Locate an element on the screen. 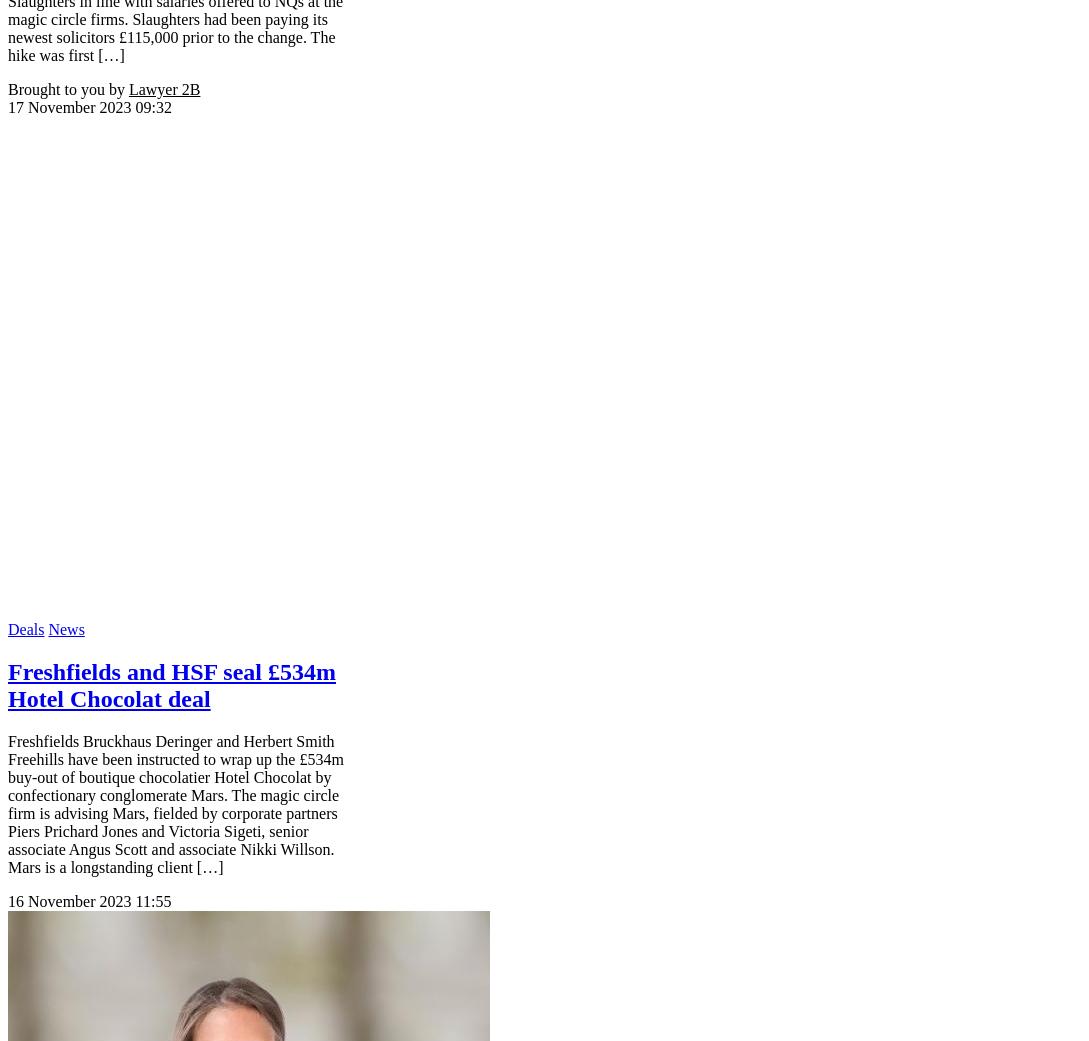  '17 November 2023' is located at coordinates (69, 106).